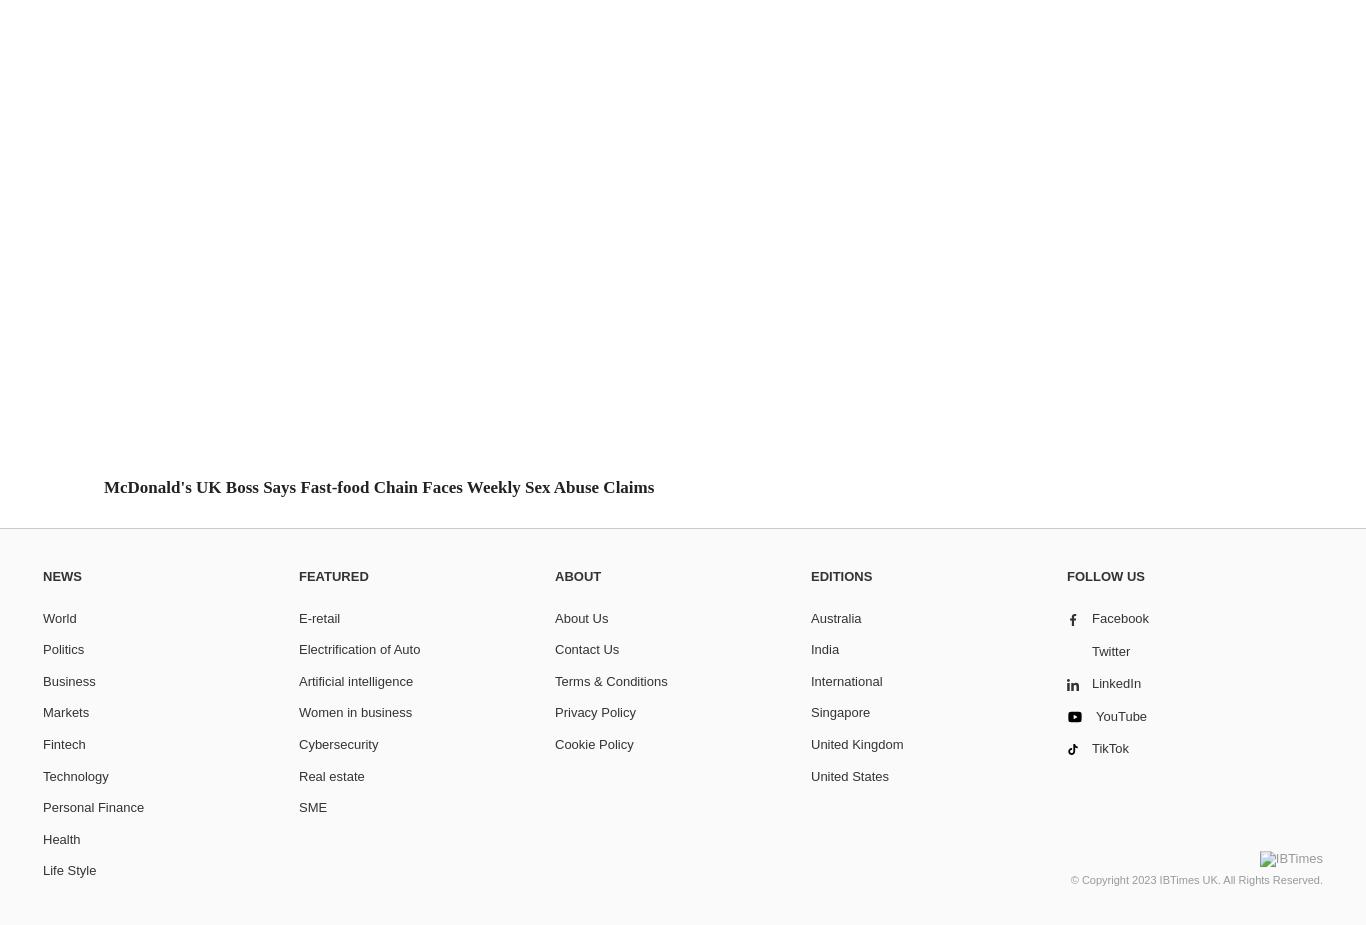  I want to click on 'Privacy Policy', so click(555, 712).